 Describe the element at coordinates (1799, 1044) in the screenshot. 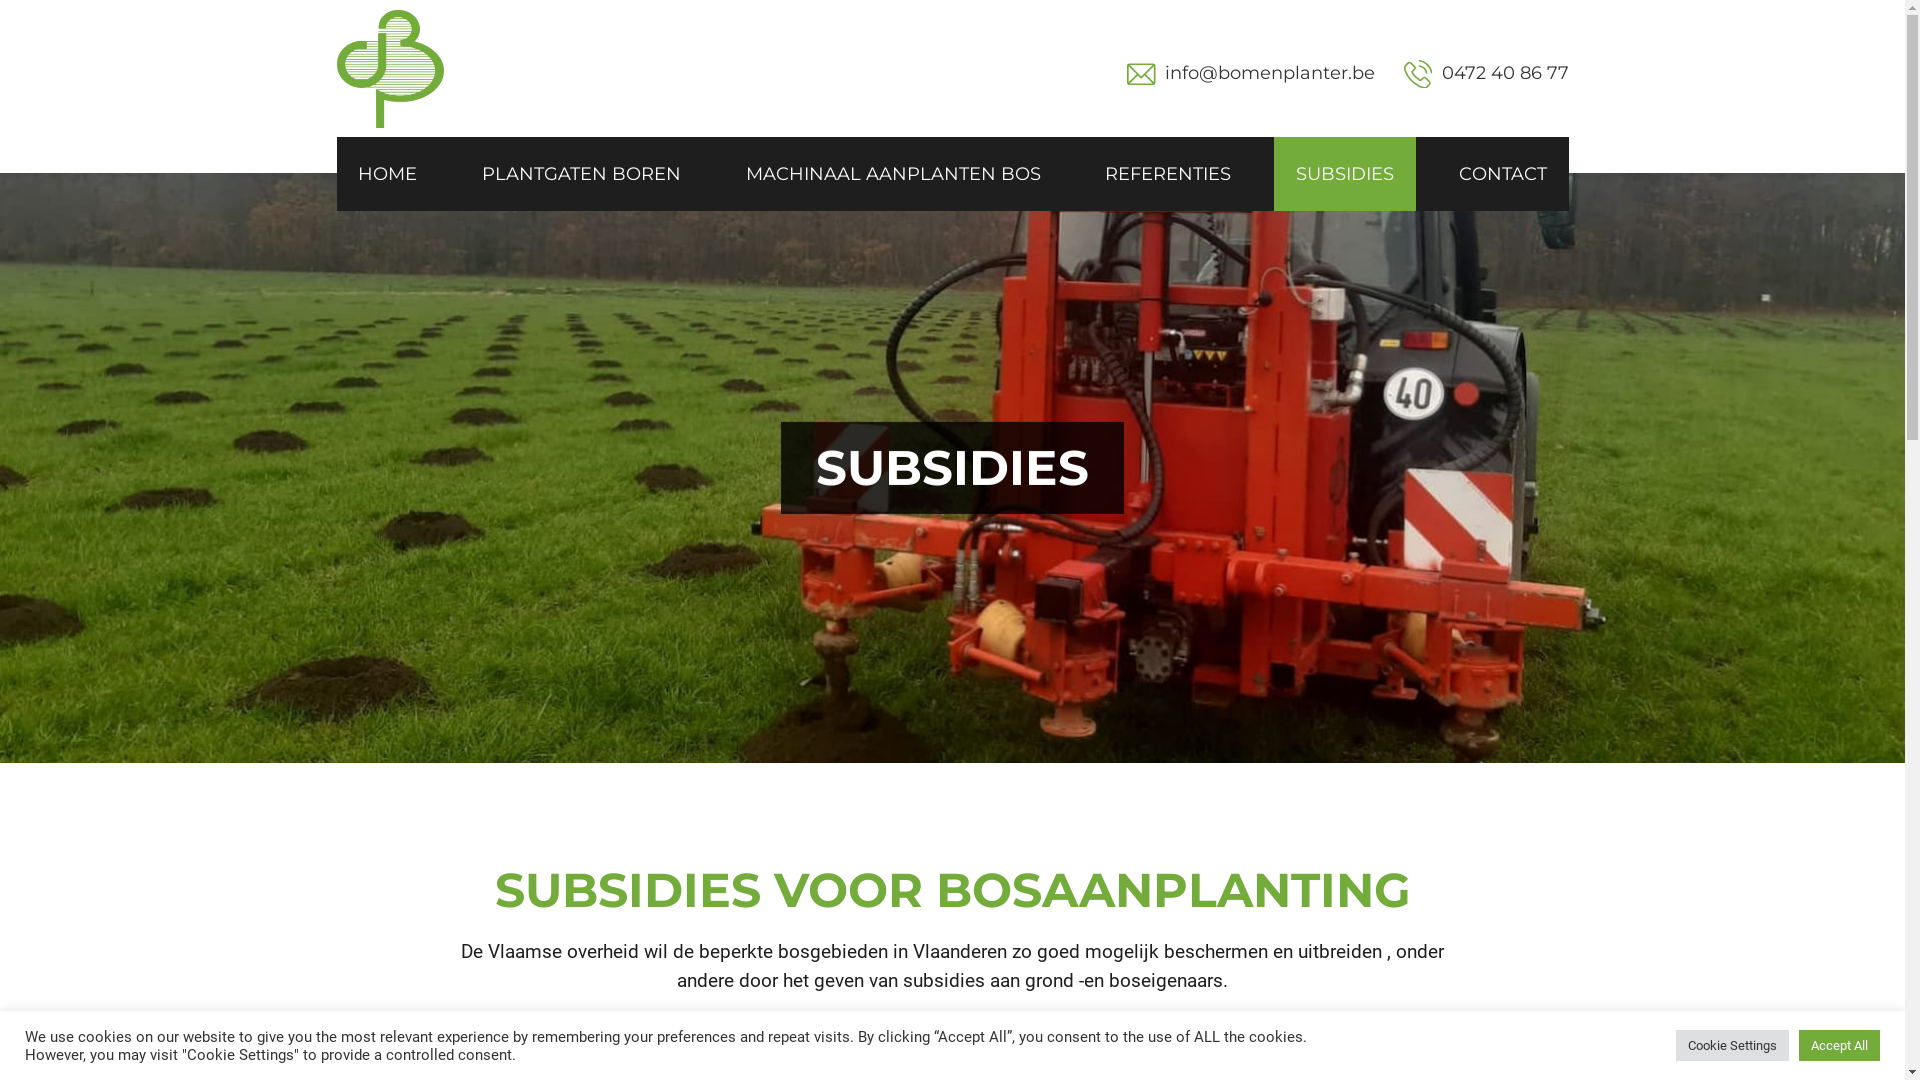

I see `'Accept All'` at that location.